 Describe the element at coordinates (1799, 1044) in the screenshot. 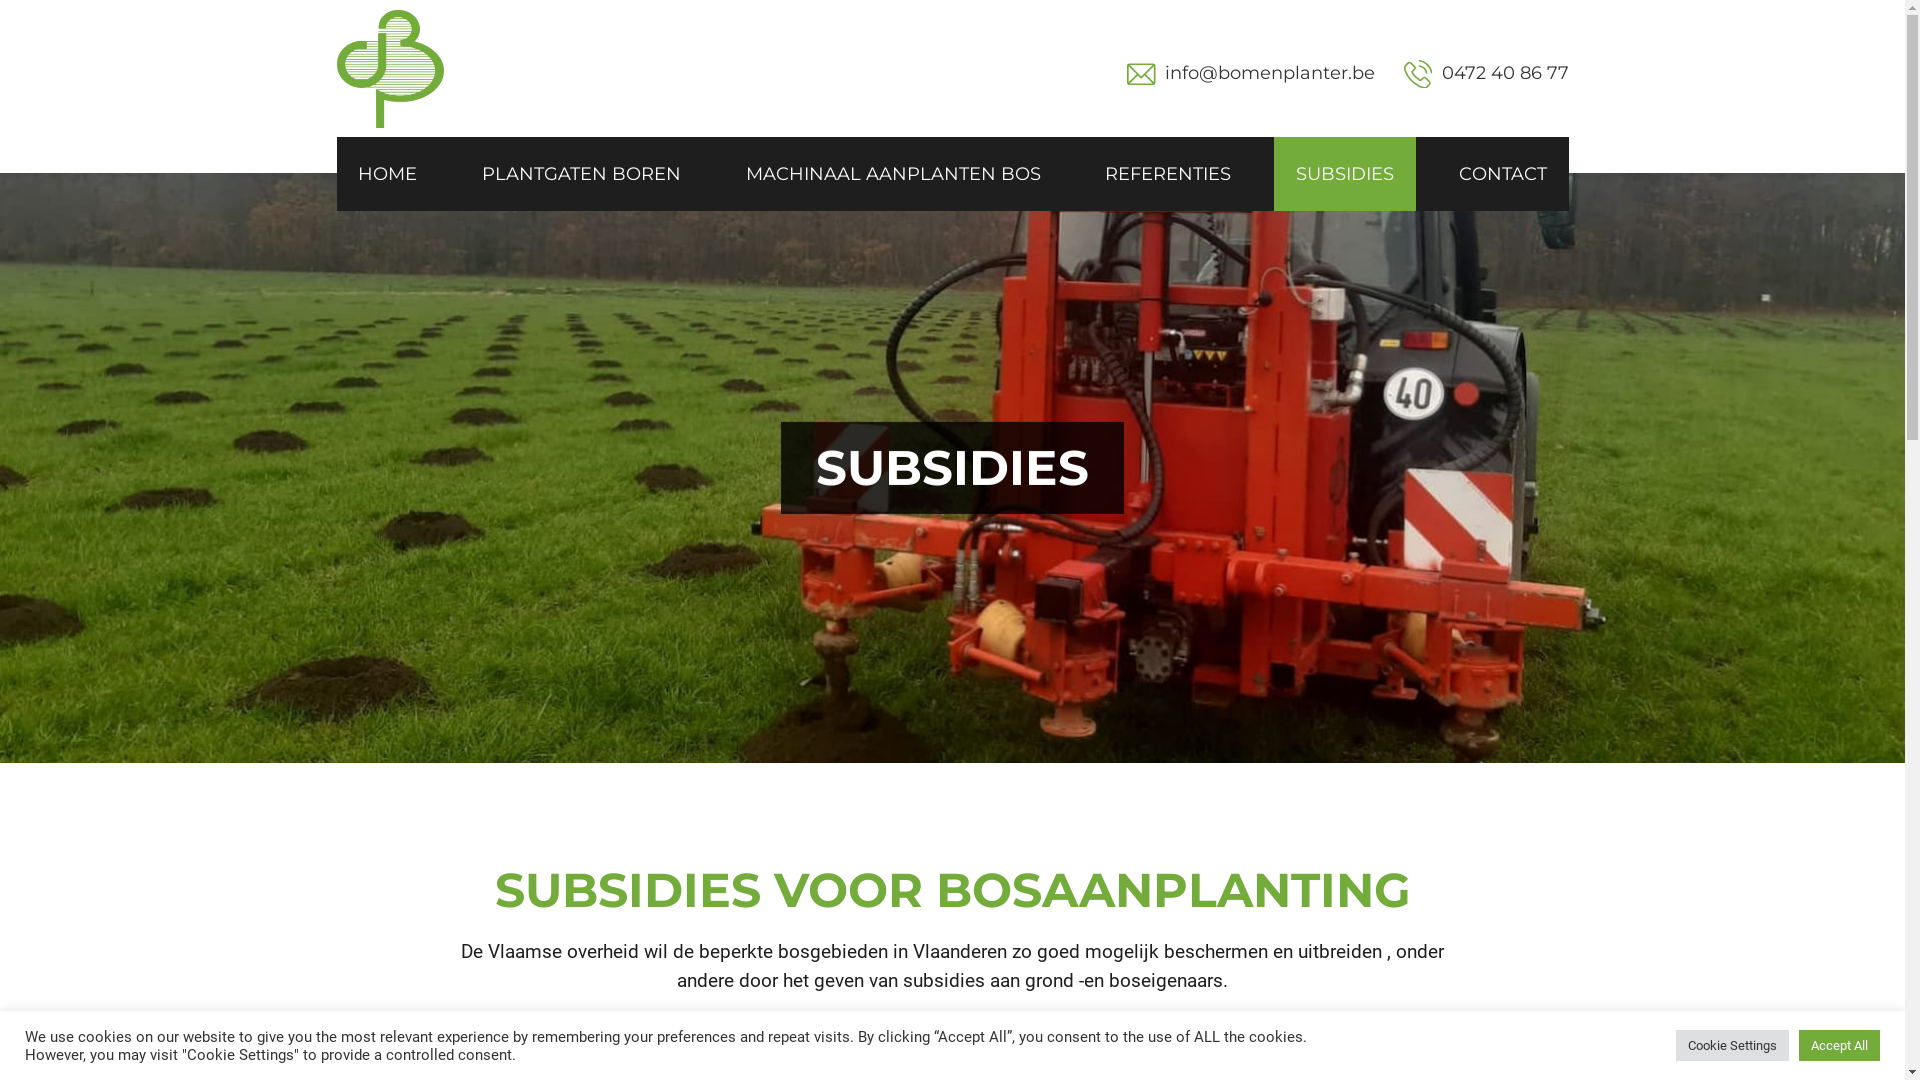

I see `'Accept All'` at that location.